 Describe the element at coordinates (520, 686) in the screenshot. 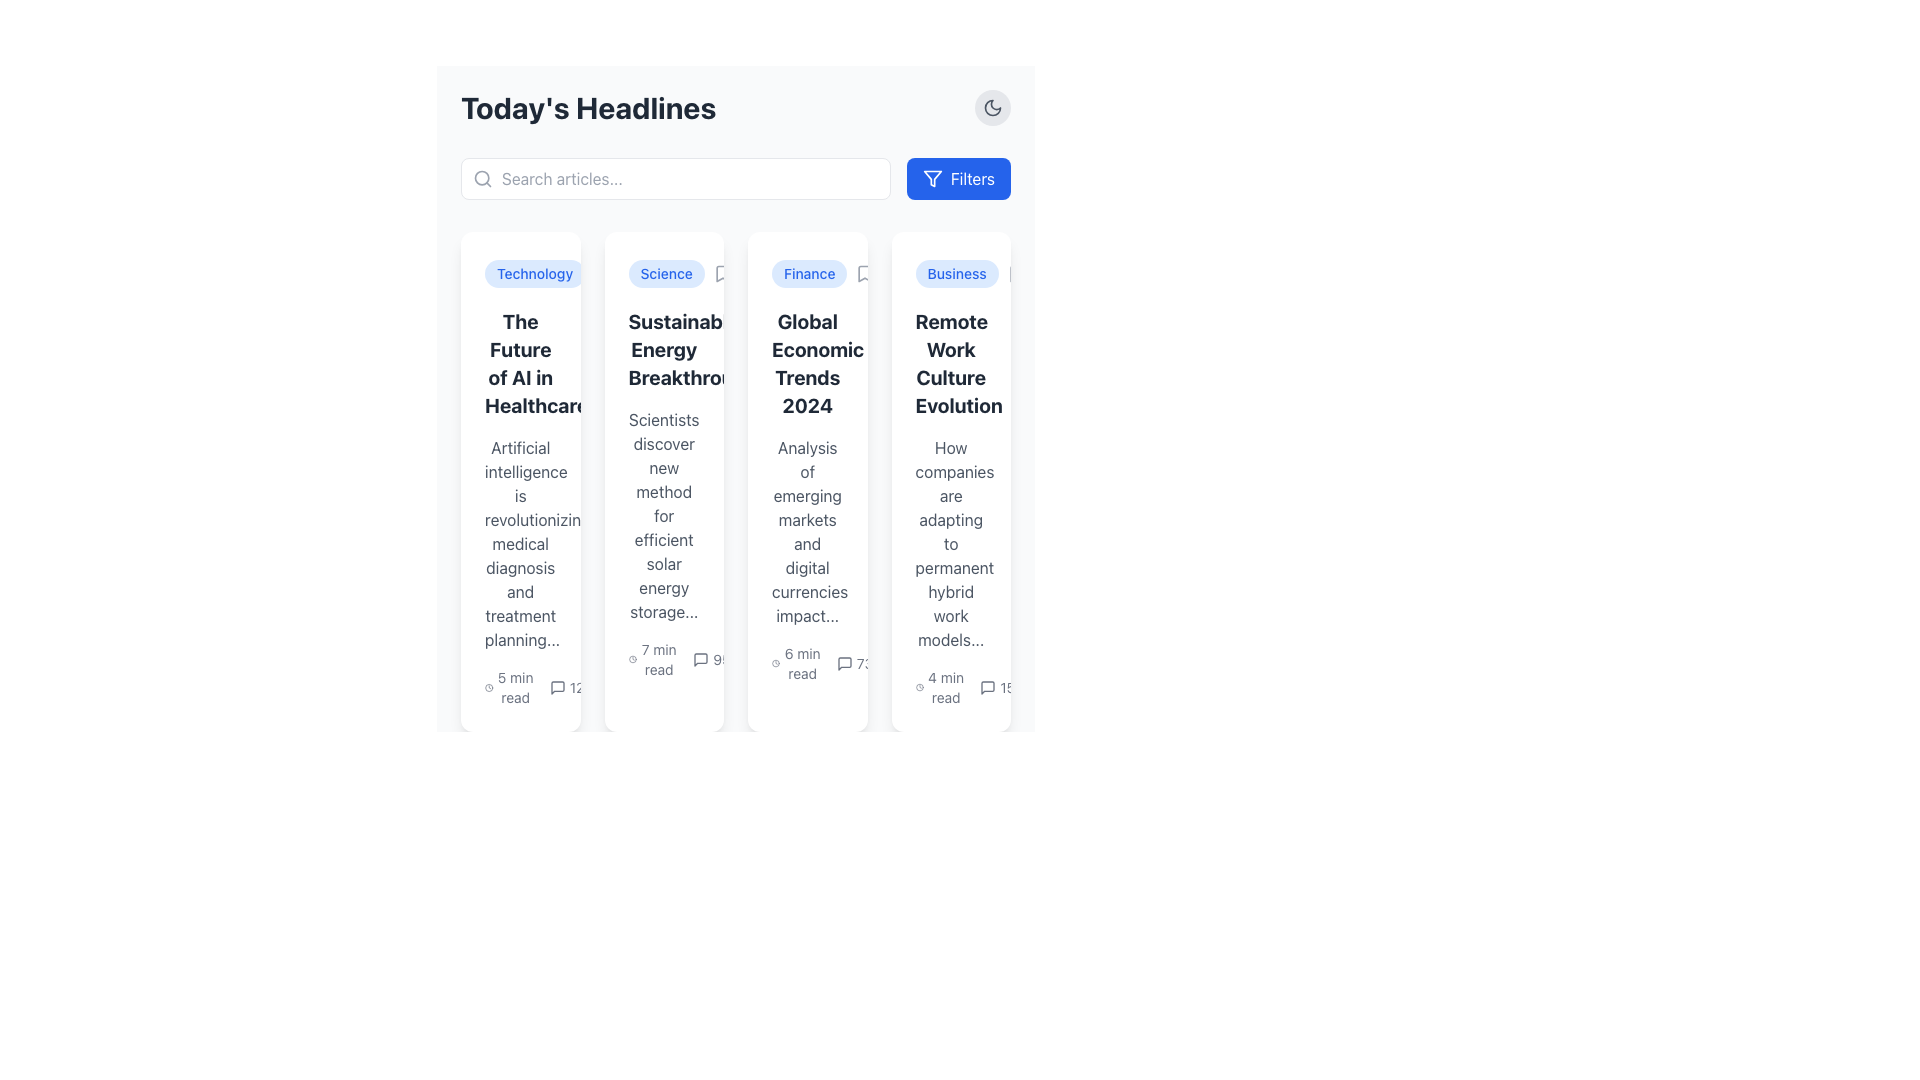

I see `the static text displaying '5 min read' with a clock icon, located in the bottom metadata section of the card titled 'The Future of AI in Healthcare'` at that location.